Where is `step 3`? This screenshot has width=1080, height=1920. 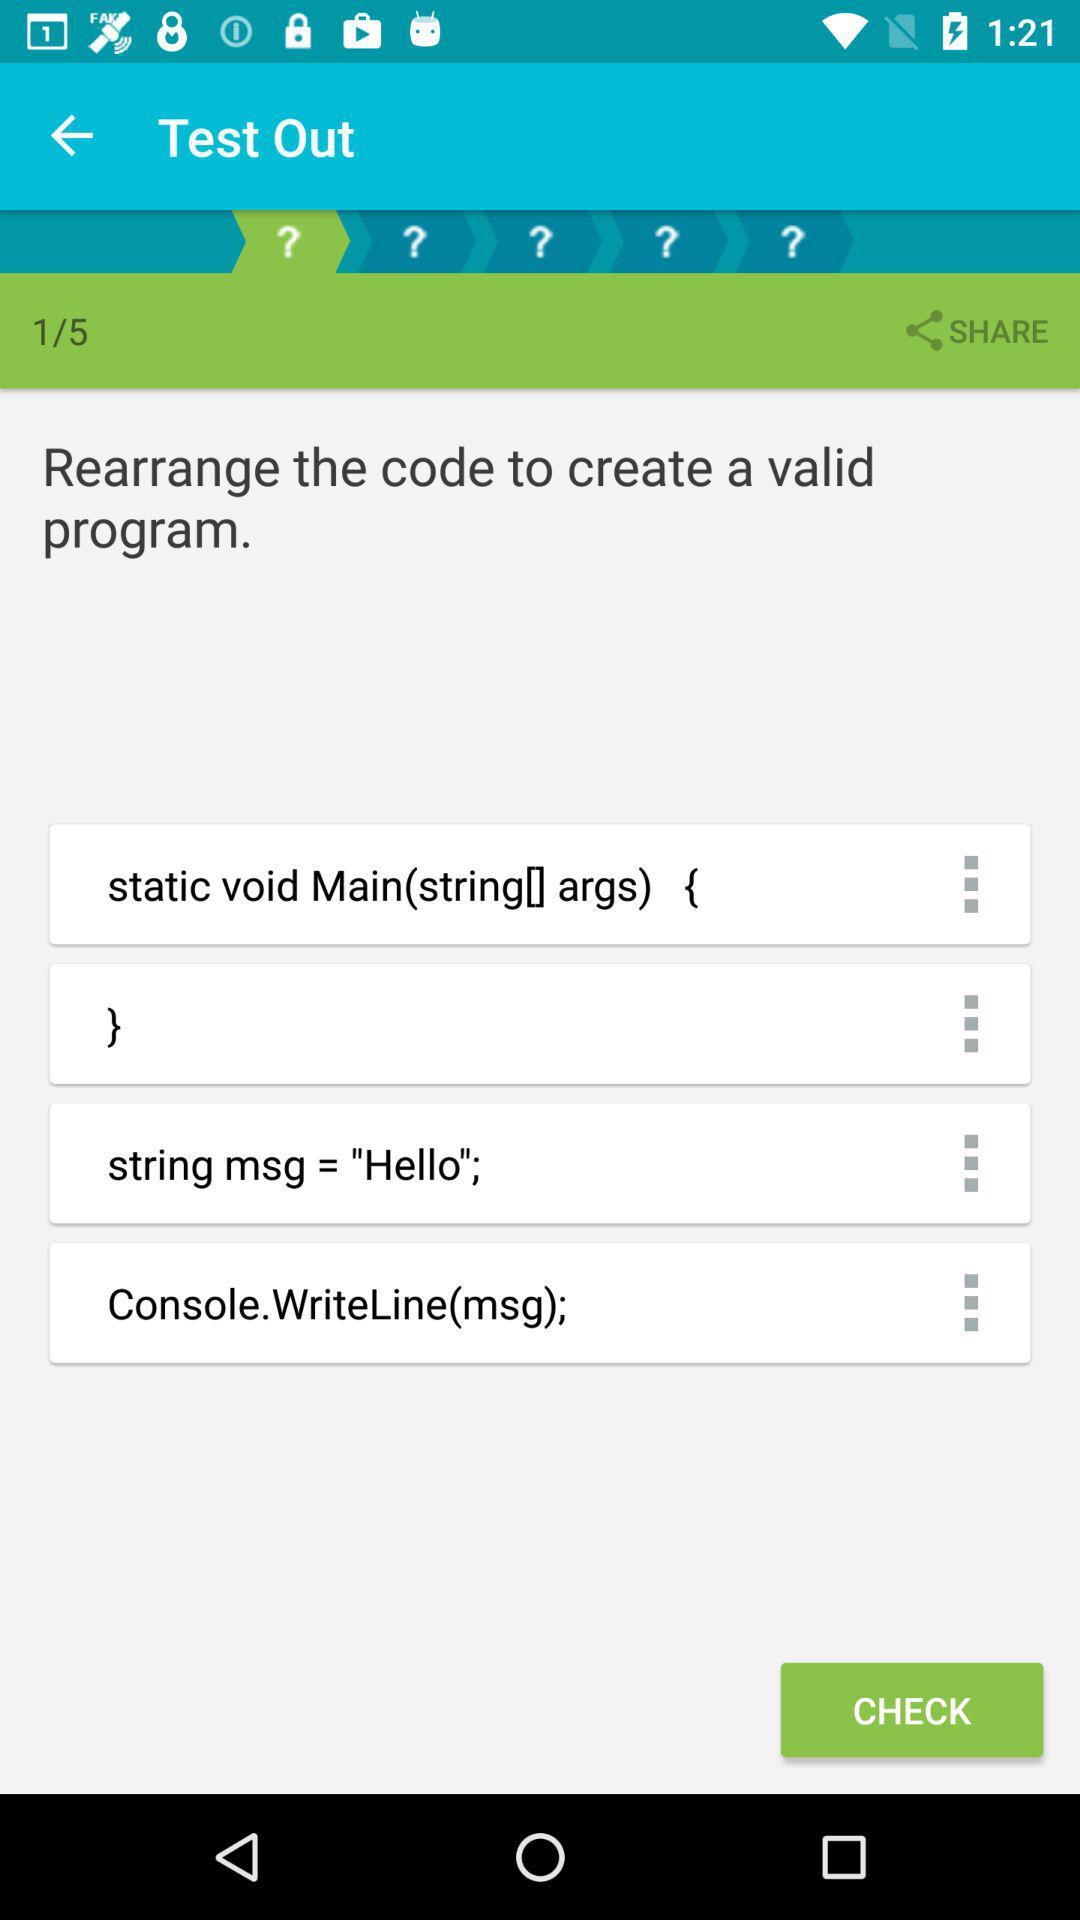
step 3 is located at coordinates (540, 240).